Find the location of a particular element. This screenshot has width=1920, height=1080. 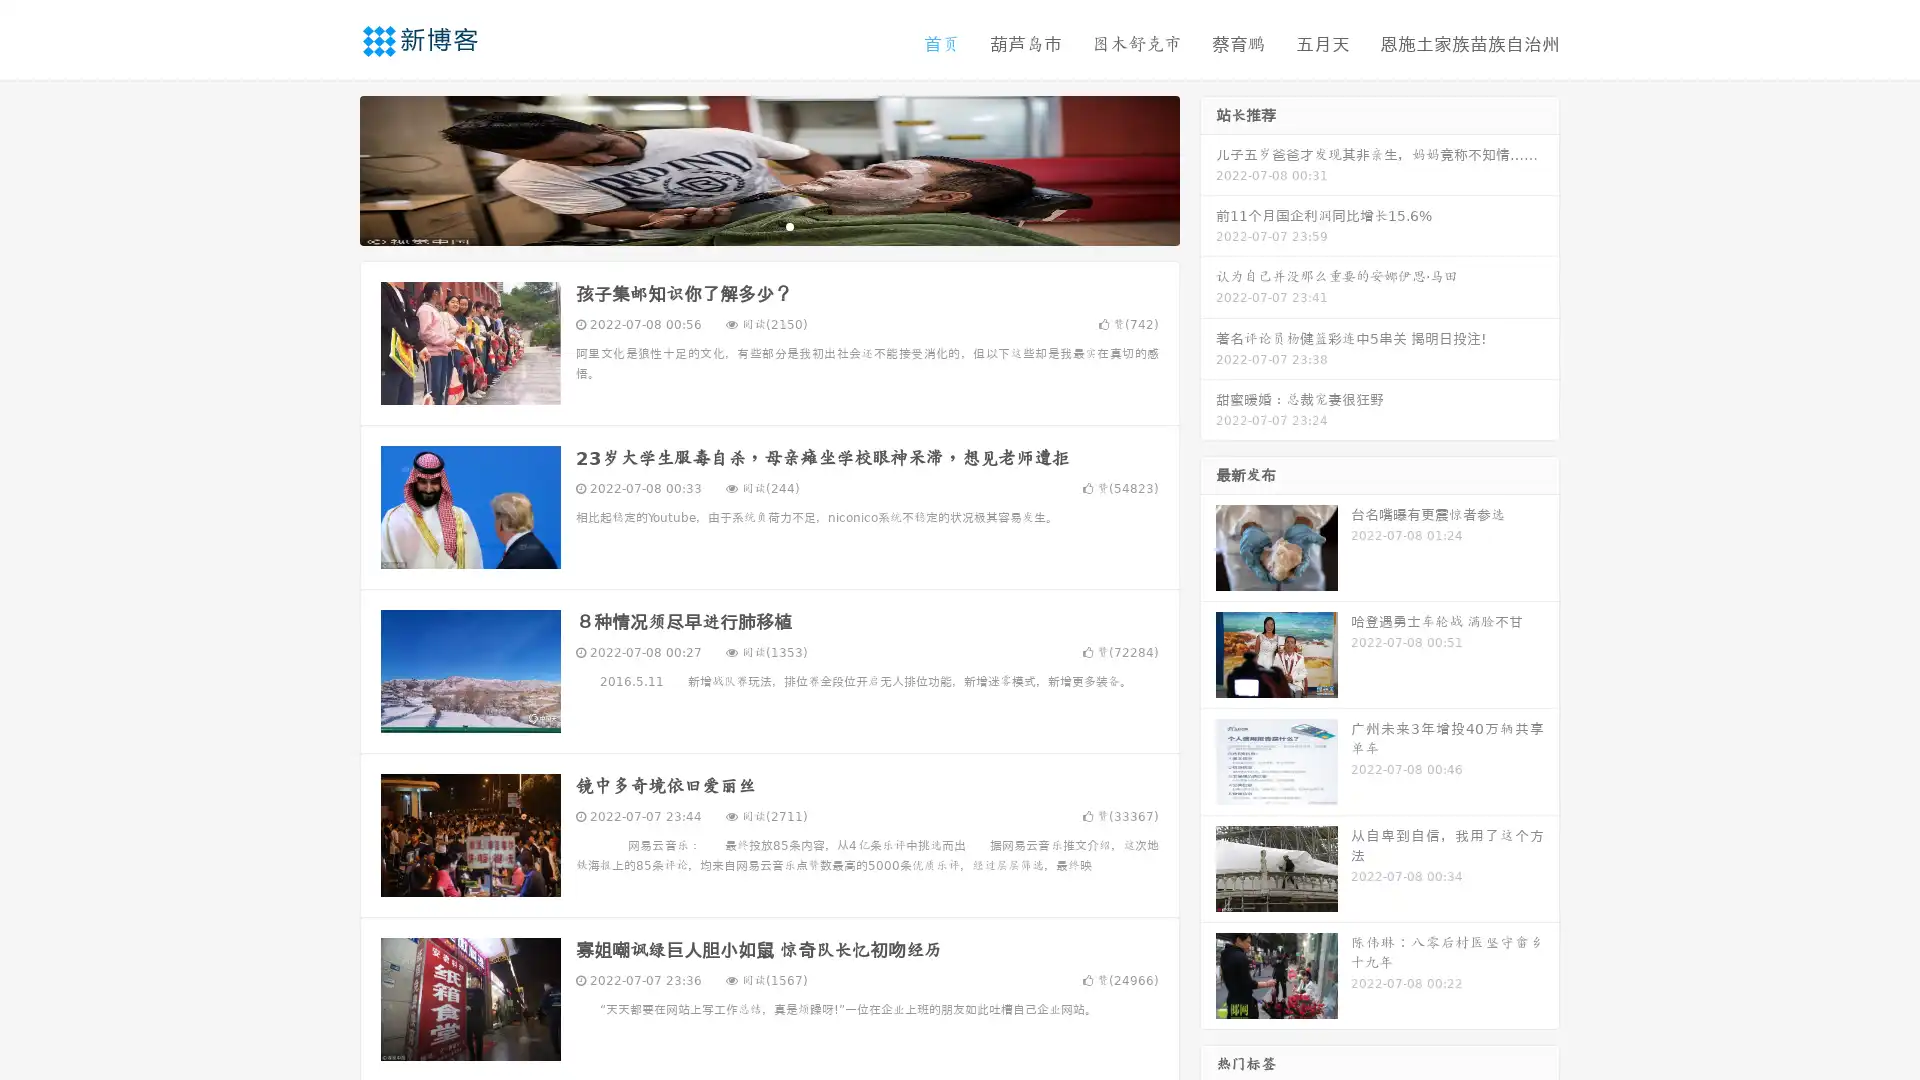

Go to slide 1 is located at coordinates (748, 225).